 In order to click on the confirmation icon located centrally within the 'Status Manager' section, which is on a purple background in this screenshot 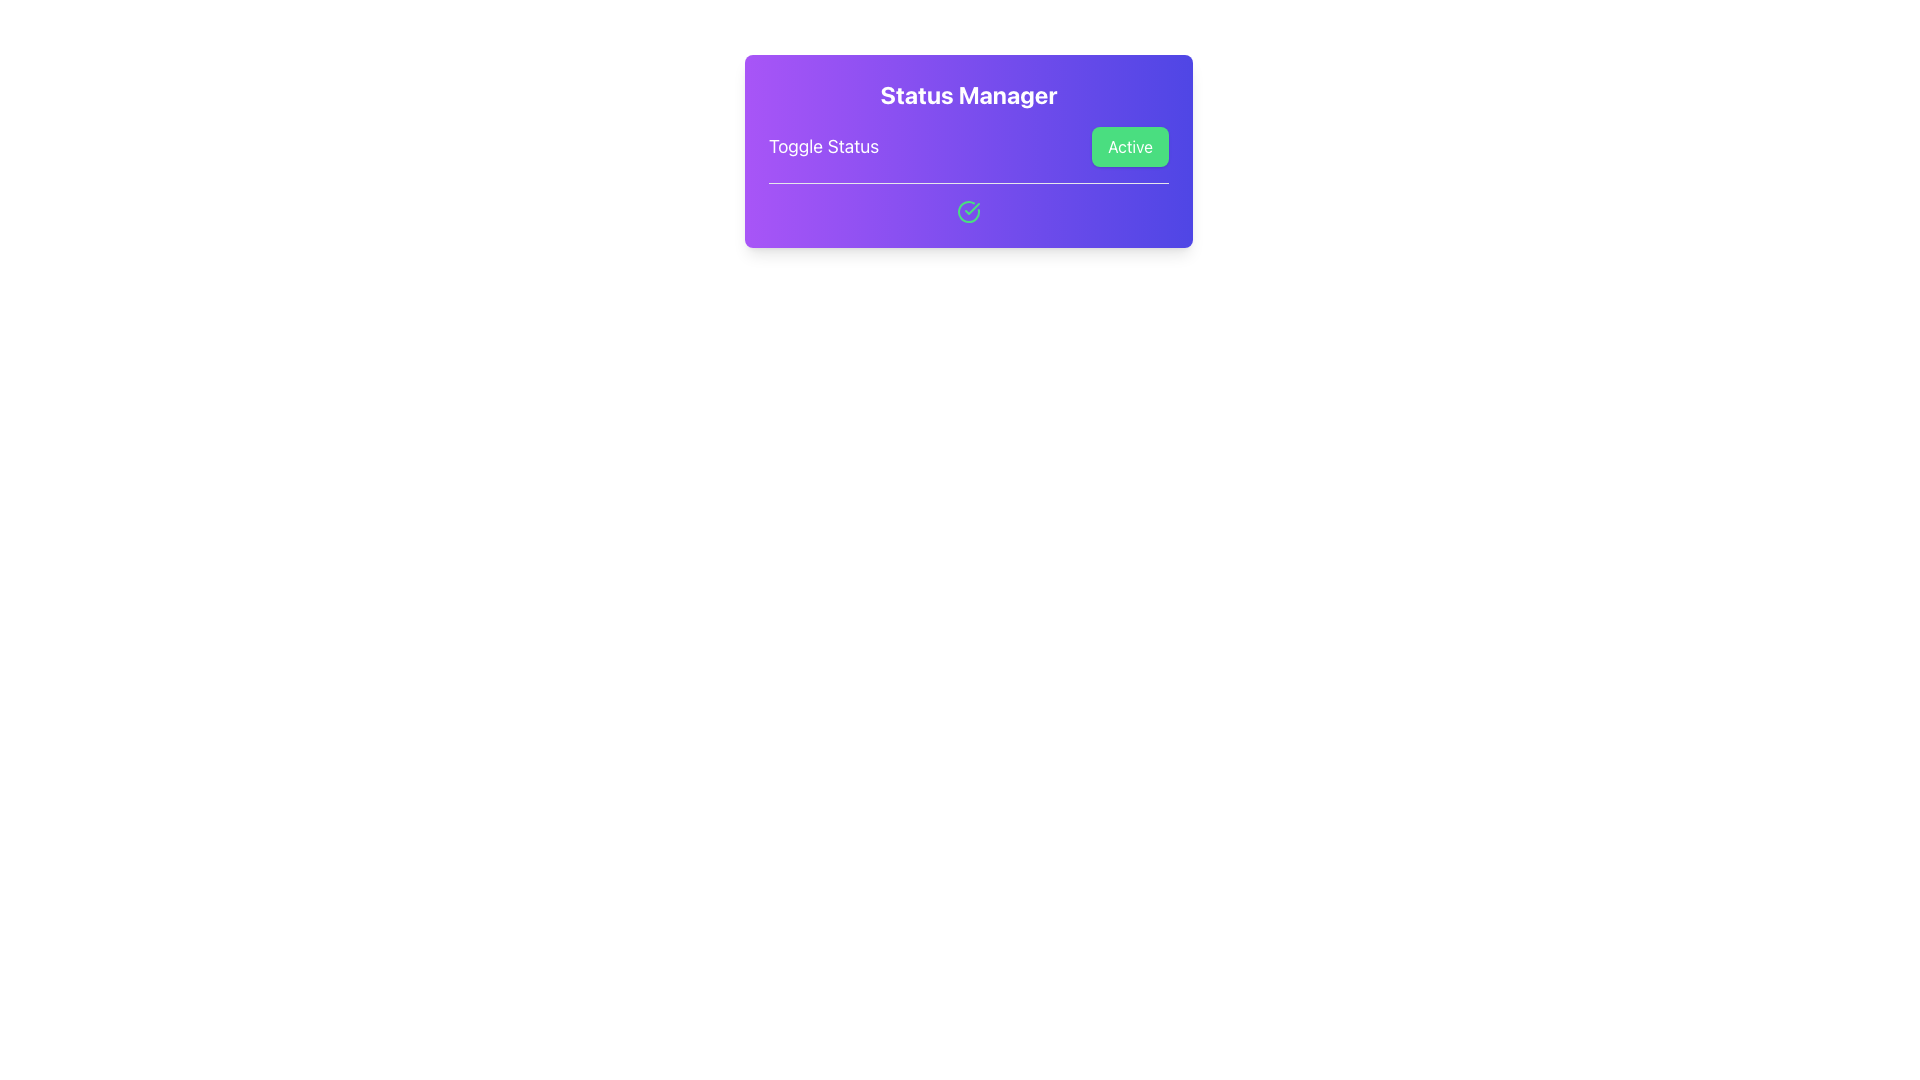, I will do `click(969, 212)`.